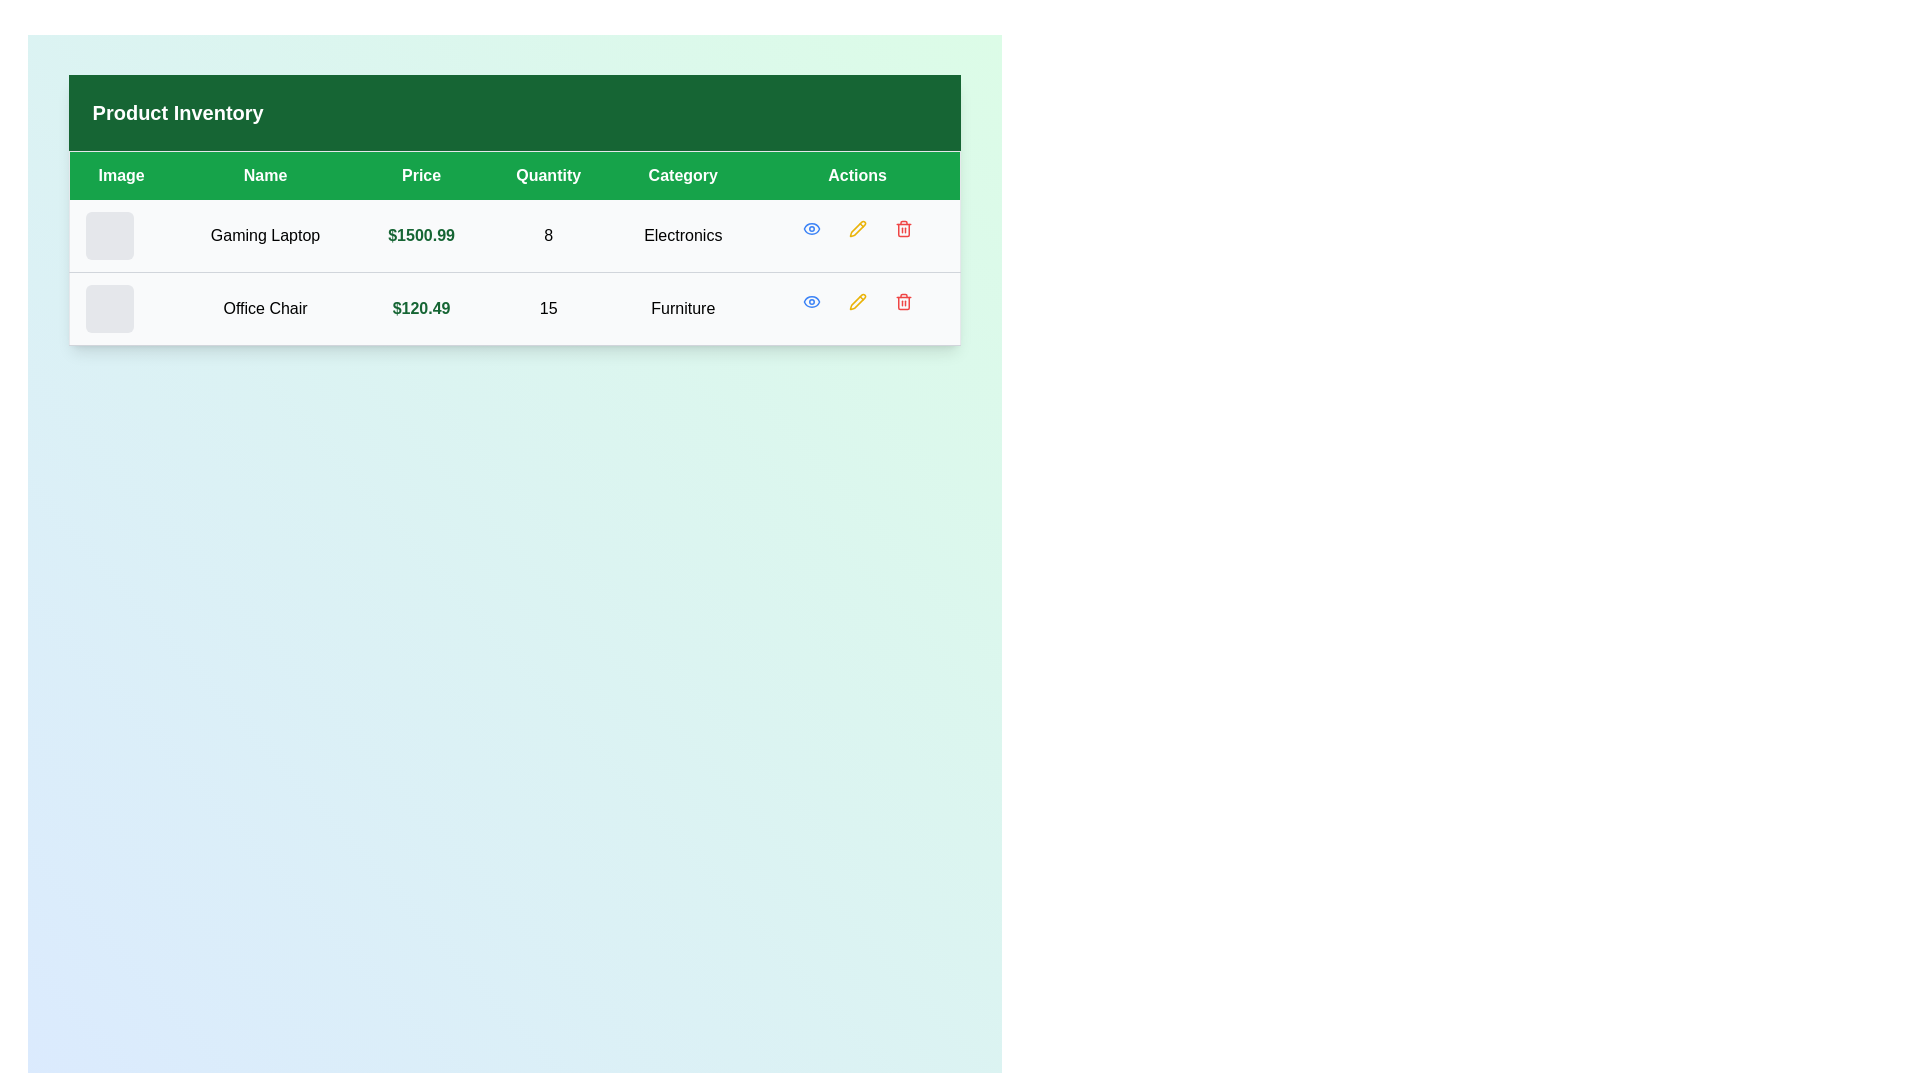  Describe the element at coordinates (548, 235) in the screenshot. I see `the 'Quantity' text label indicating the number of items available for the 'Gaming Laptop' product, located in the fourth column of the first row of the table` at that location.